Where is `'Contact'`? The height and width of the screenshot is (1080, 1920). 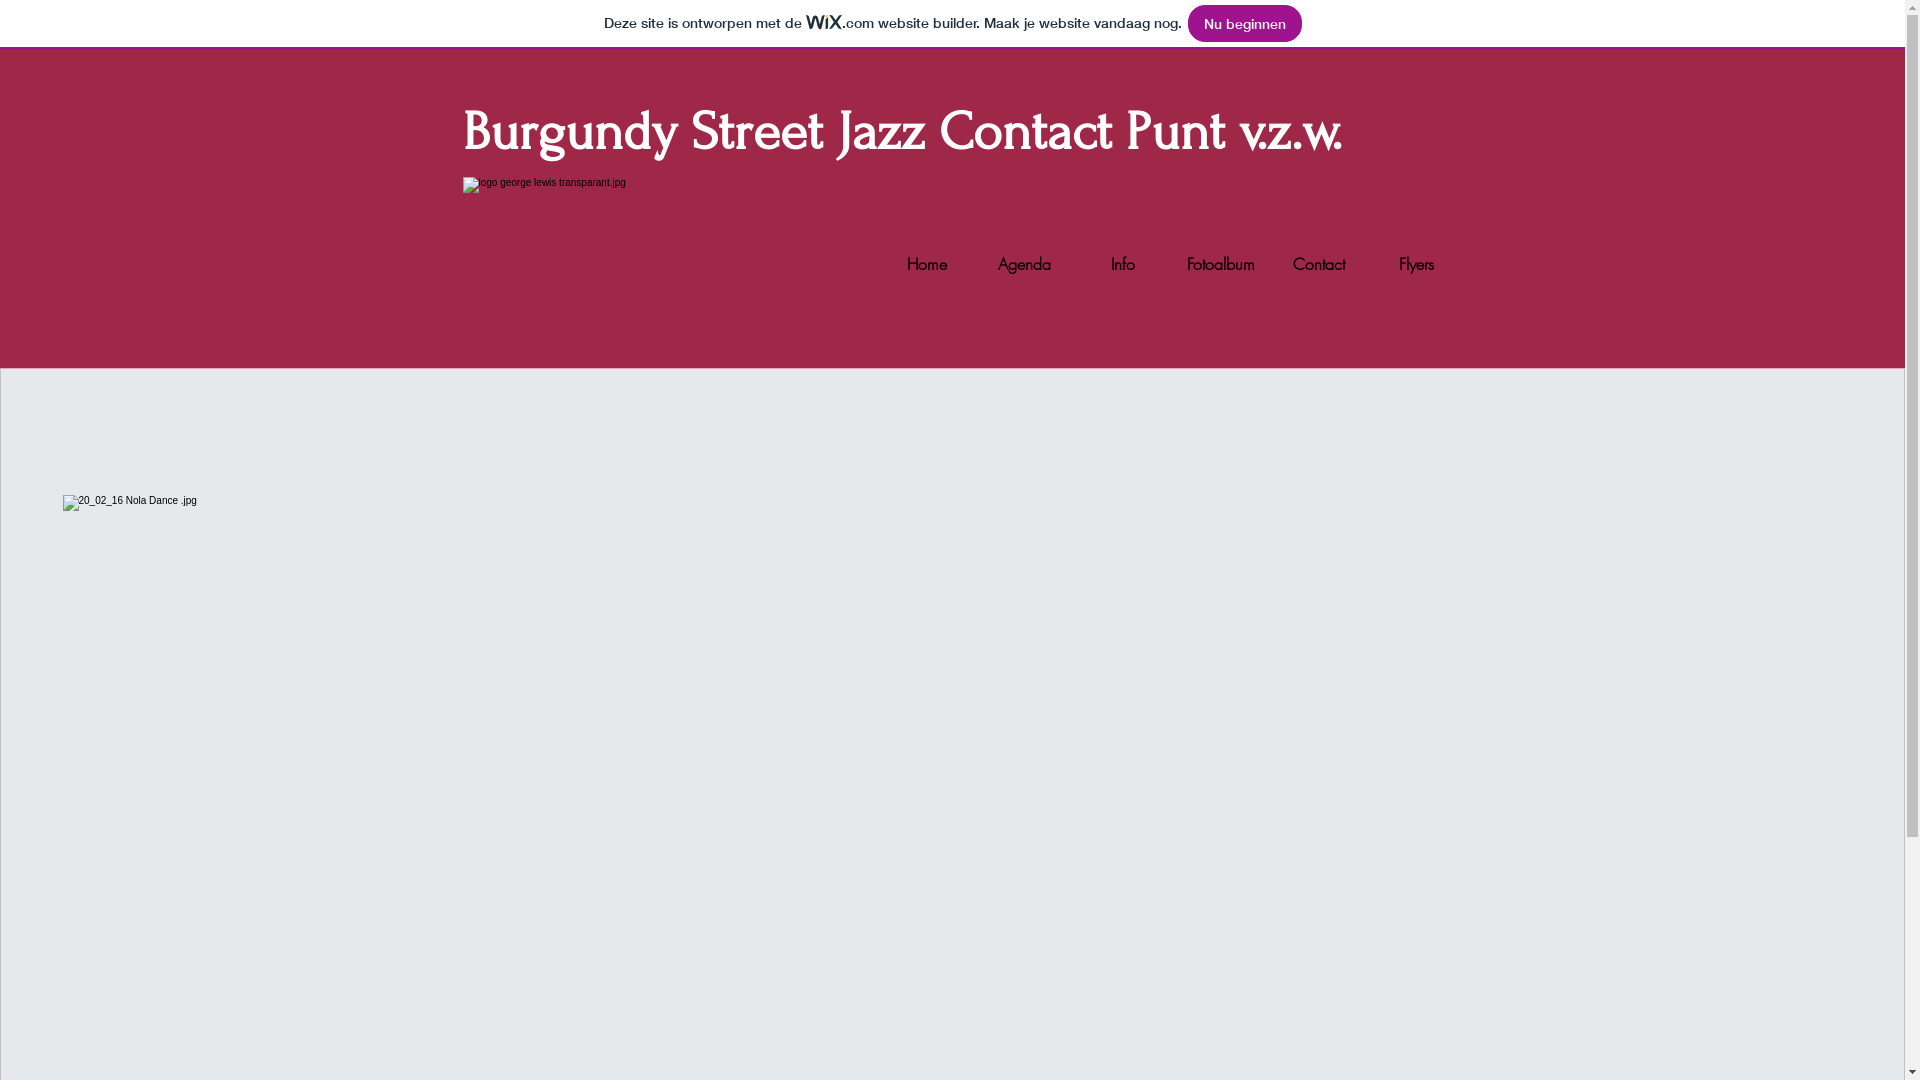 'Contact' is located at coordinates (1319, 262).